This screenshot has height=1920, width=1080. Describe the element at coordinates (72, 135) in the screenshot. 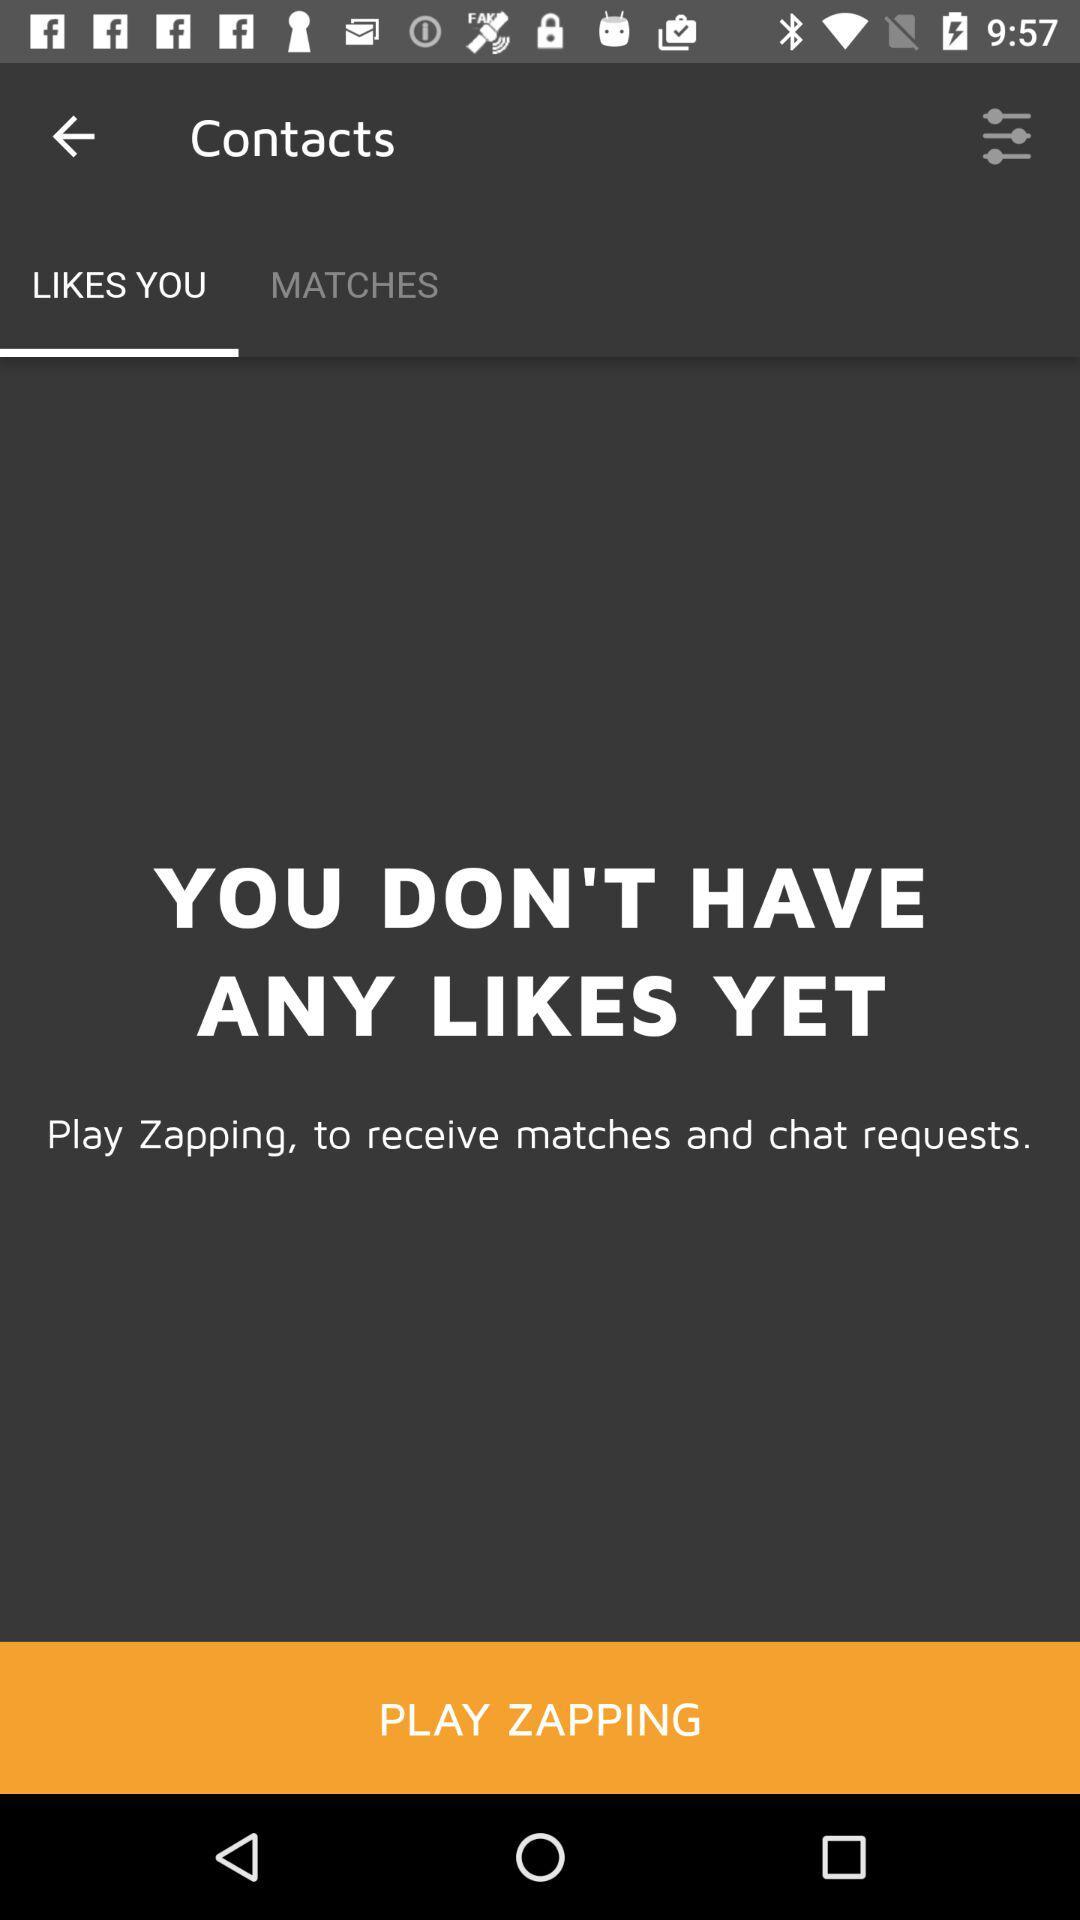

I see `the icon above likes you item` at that location.